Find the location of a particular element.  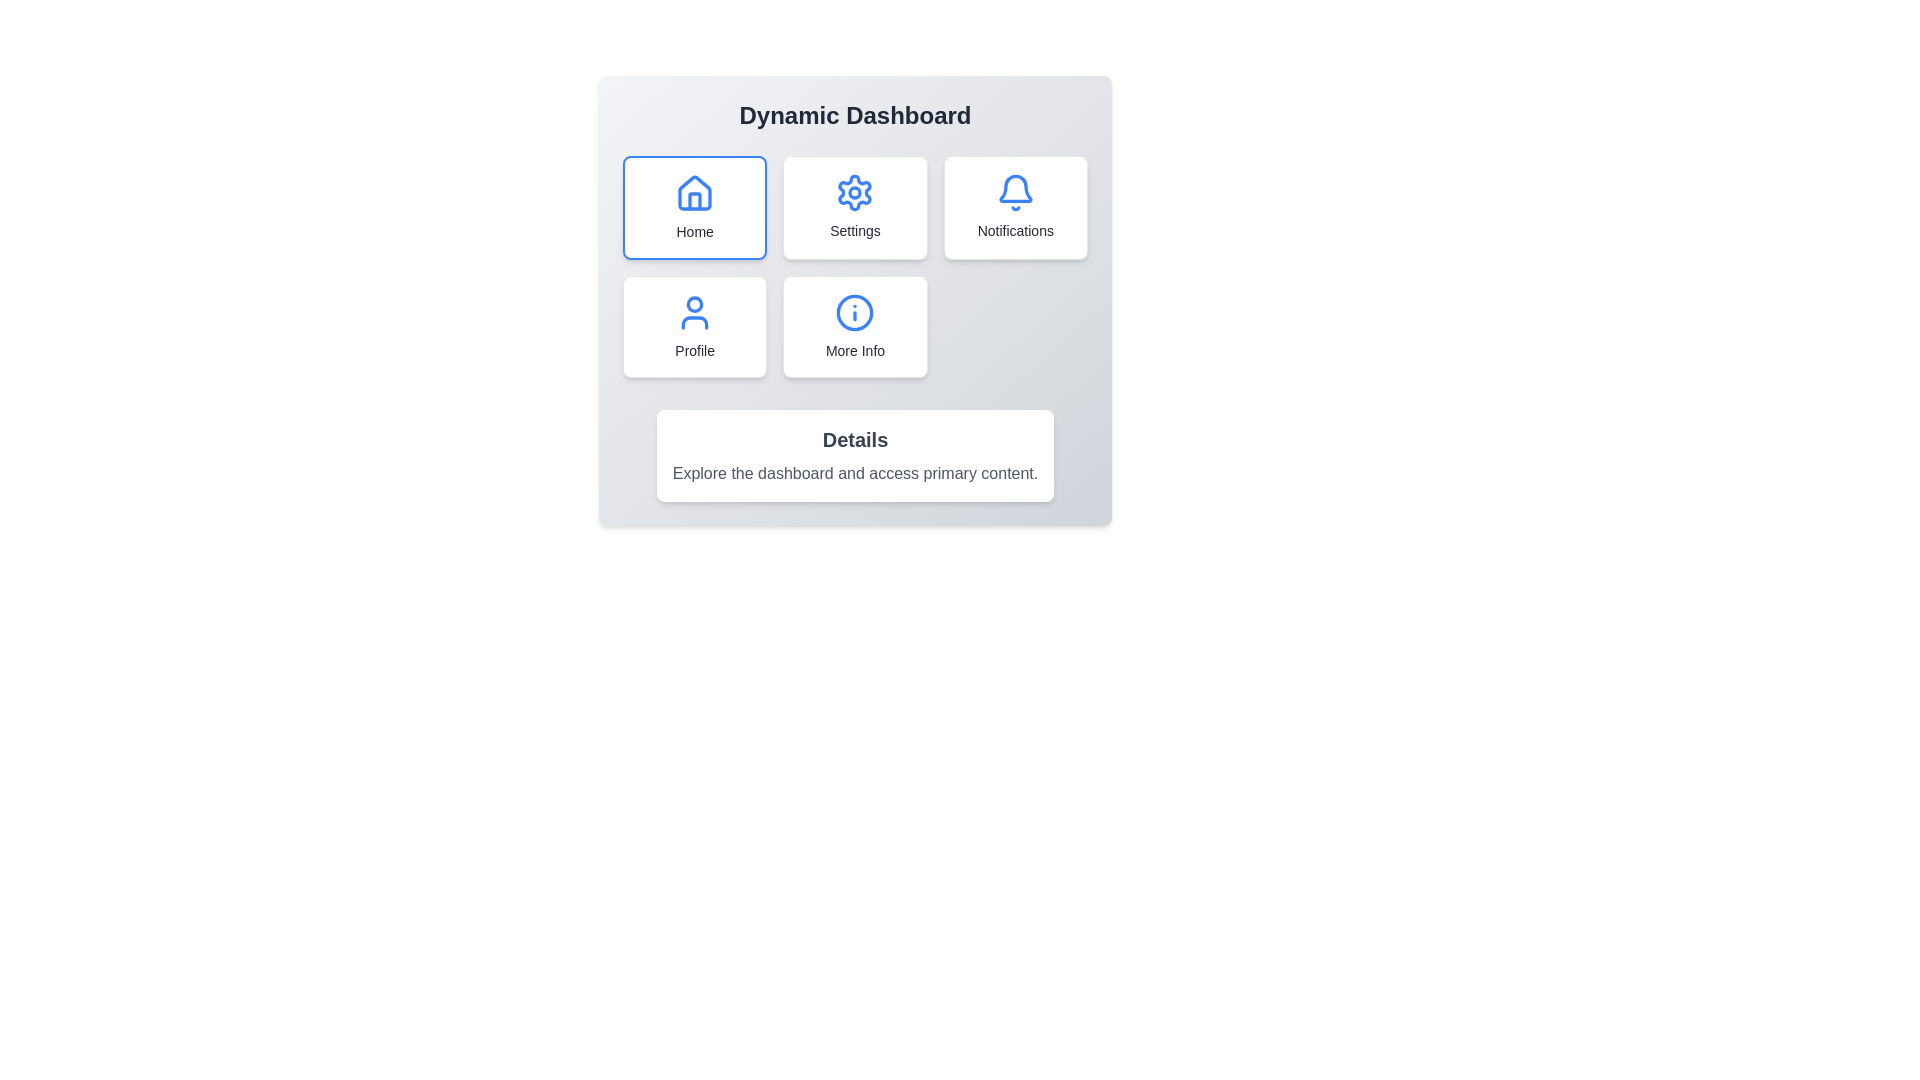

the user profile icon, which is an SVG element located in the first column of the second row under the 'Dynamic Dashboard' heading is located at coordinates (695, 304).